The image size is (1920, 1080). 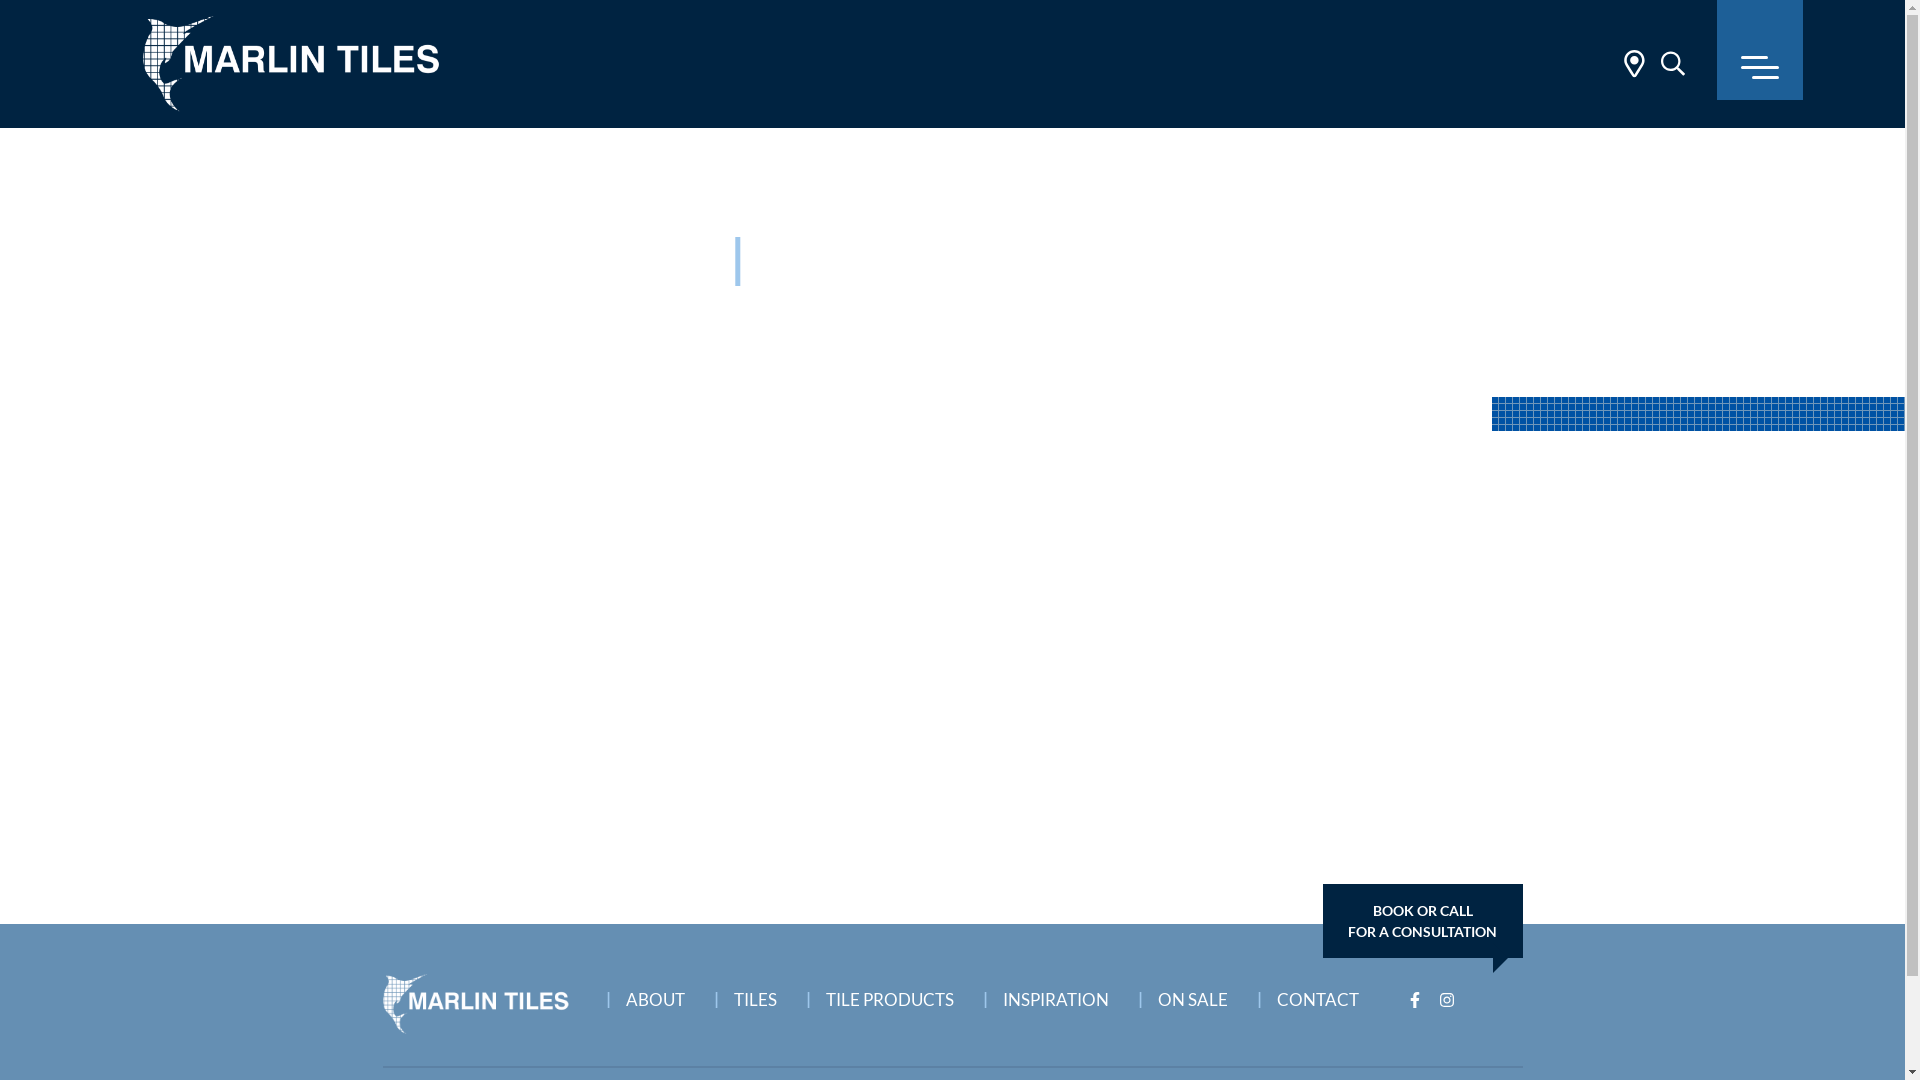 What do you see at coordinates (1199, 994) in the screenshot?
I see `'ON SALE'` at bounding box center [1199, 994].